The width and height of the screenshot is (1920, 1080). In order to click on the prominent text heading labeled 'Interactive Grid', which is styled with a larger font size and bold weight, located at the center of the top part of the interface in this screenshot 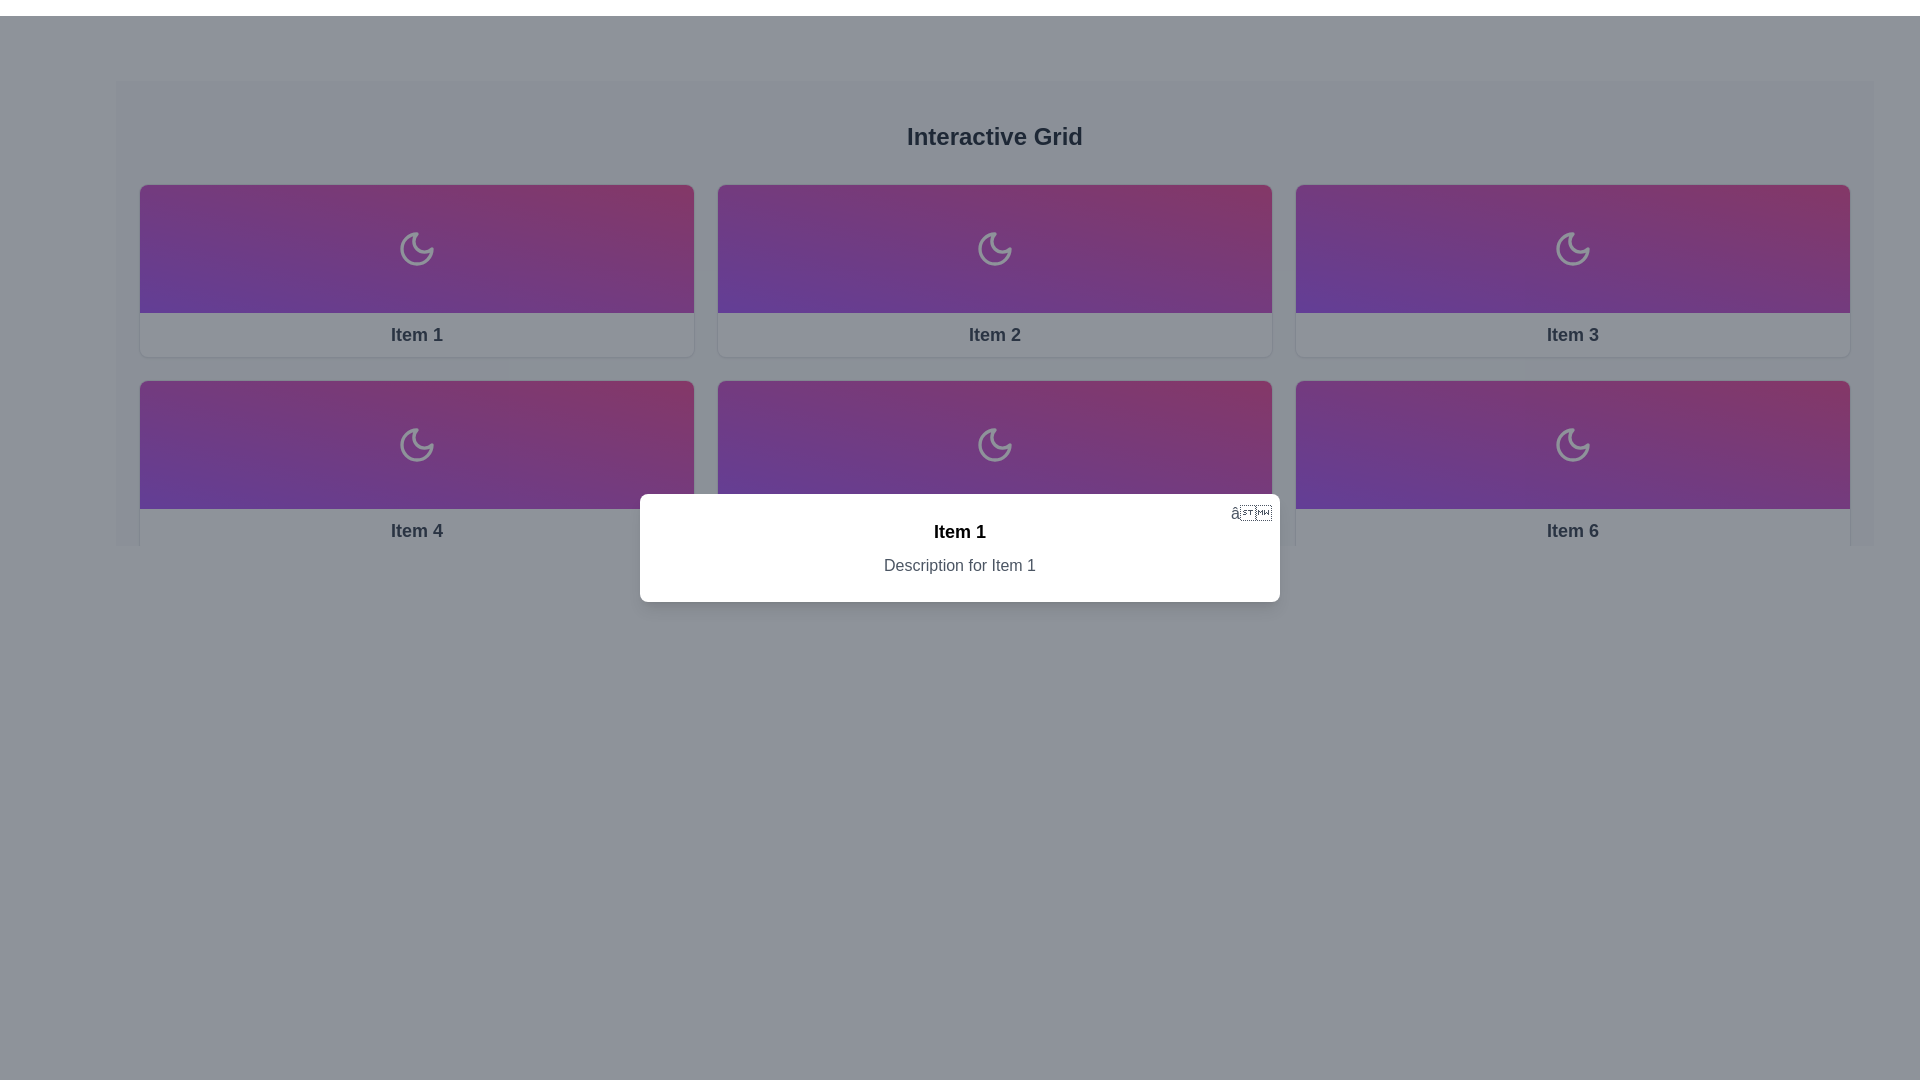, I will do `click(994, 136)`.